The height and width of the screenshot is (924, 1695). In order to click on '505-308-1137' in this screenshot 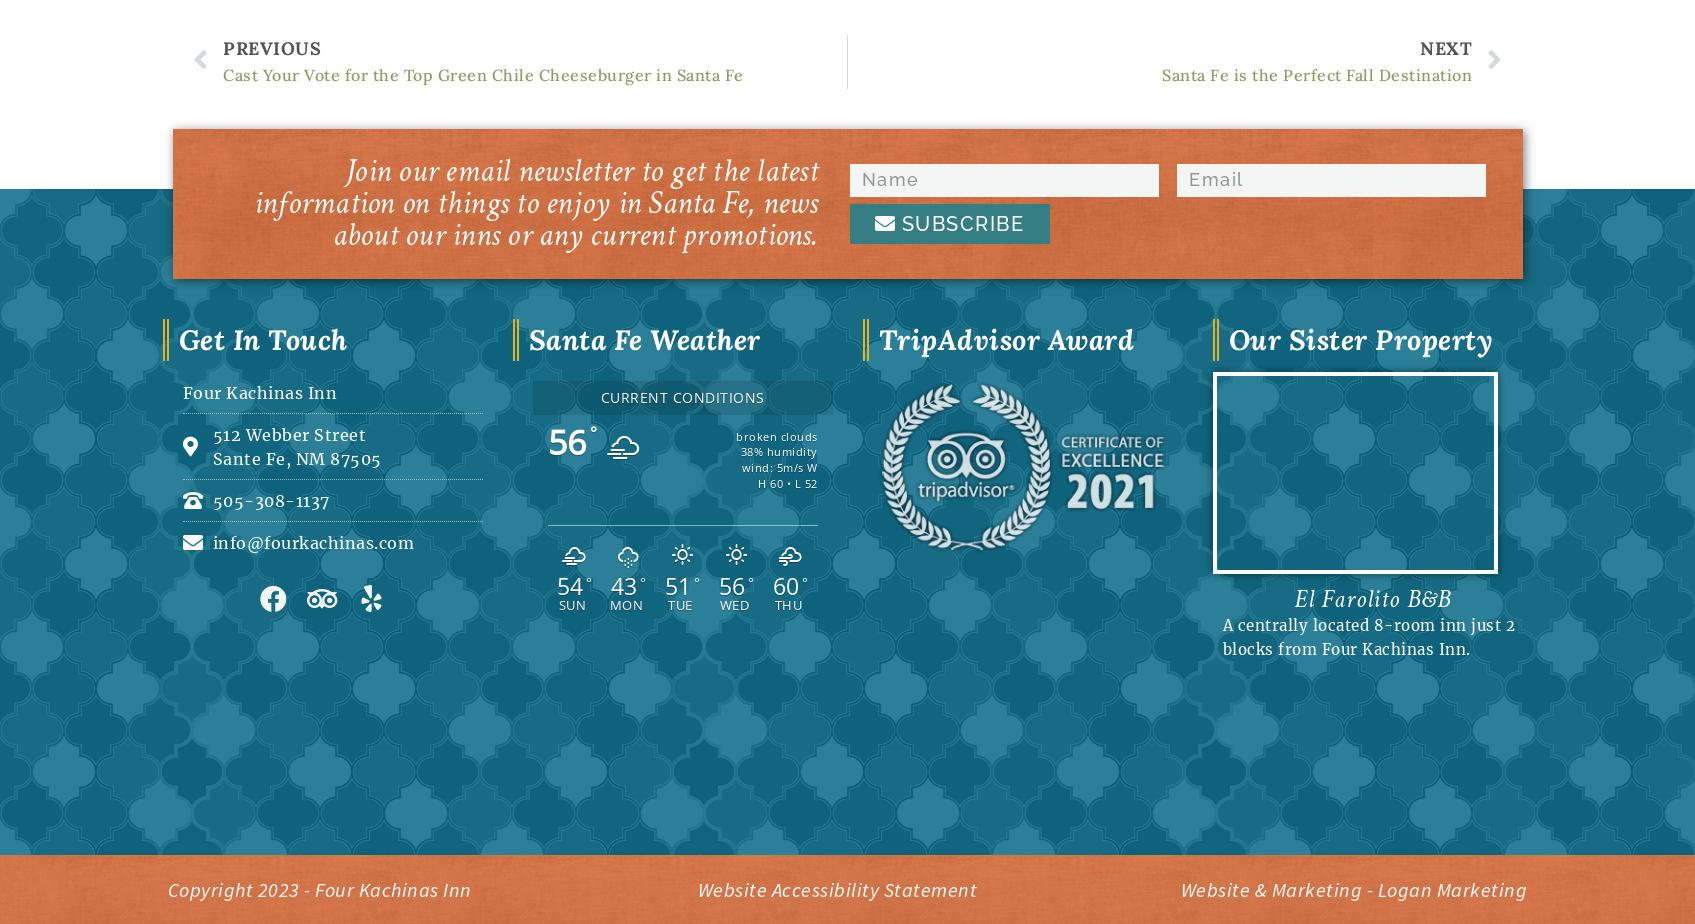, I will do `click(270, 498)`.